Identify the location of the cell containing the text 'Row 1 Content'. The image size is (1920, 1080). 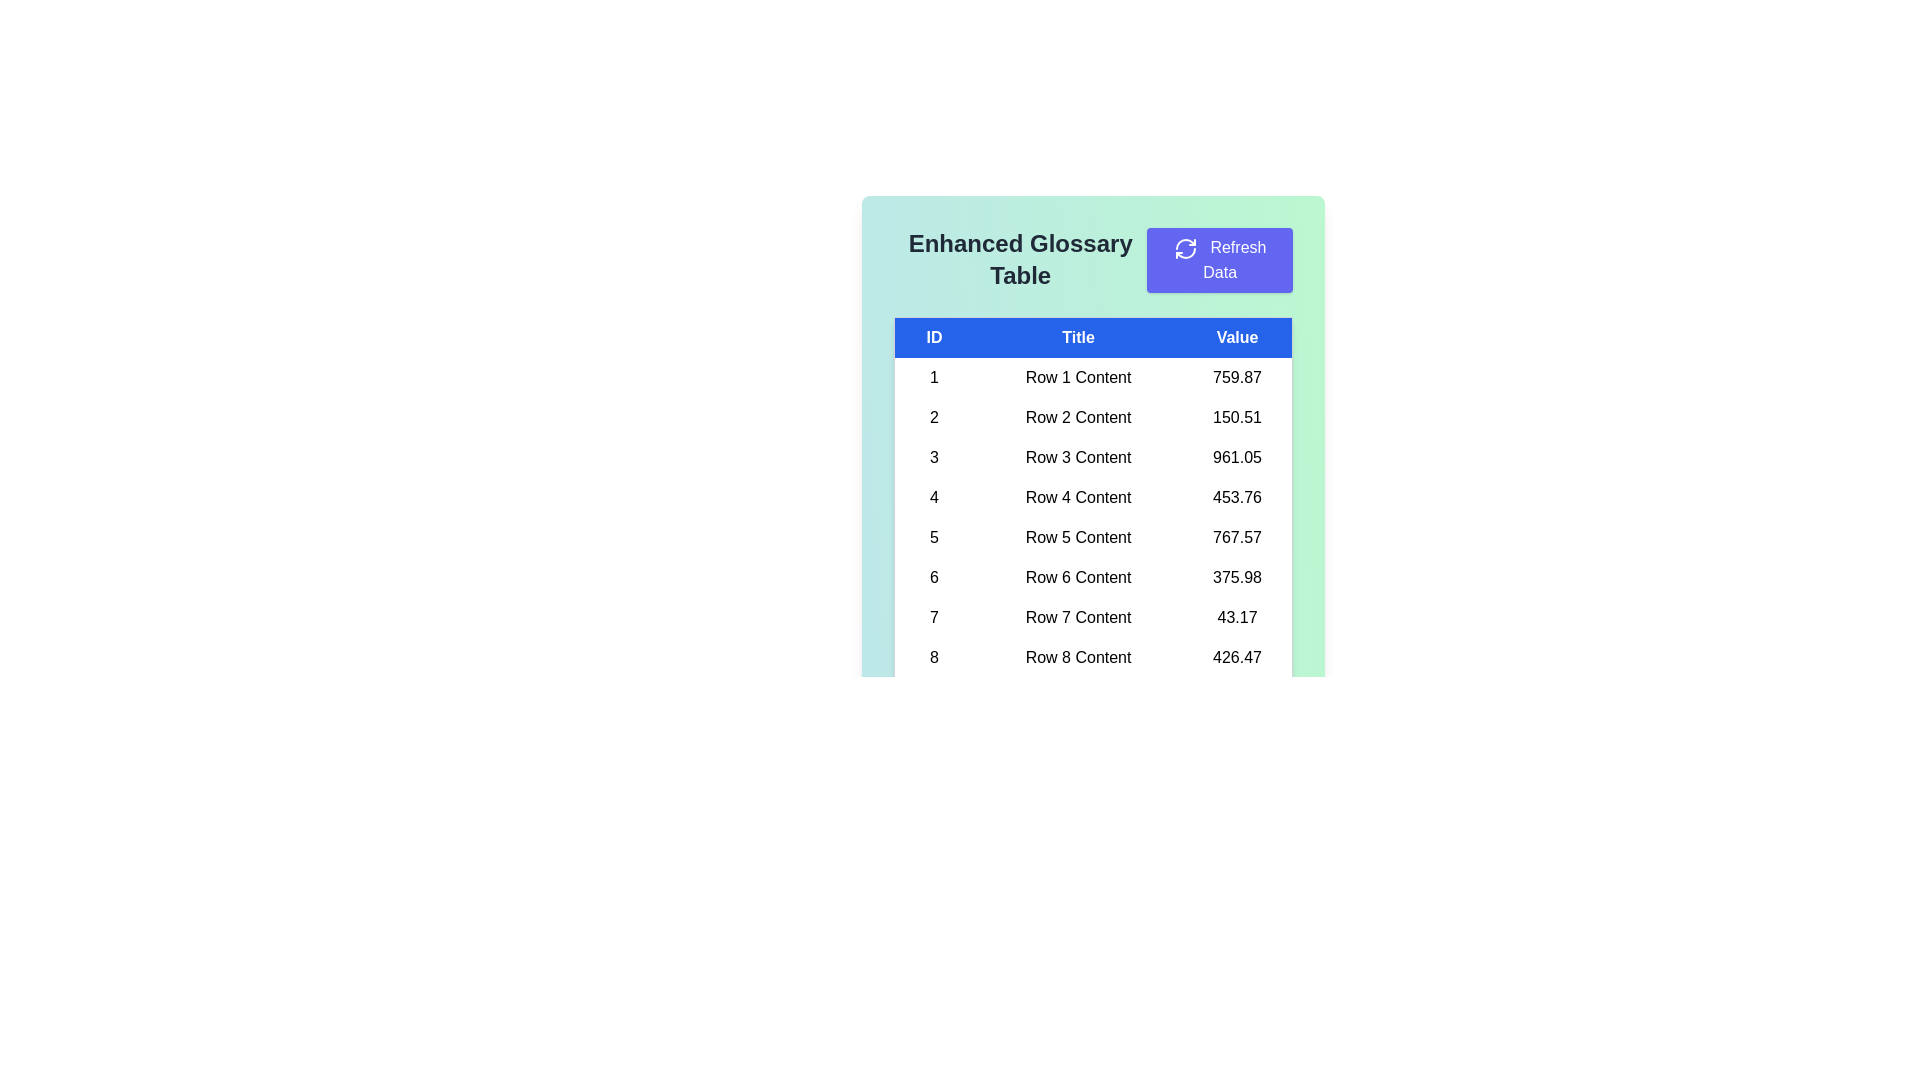
(1077, 377).